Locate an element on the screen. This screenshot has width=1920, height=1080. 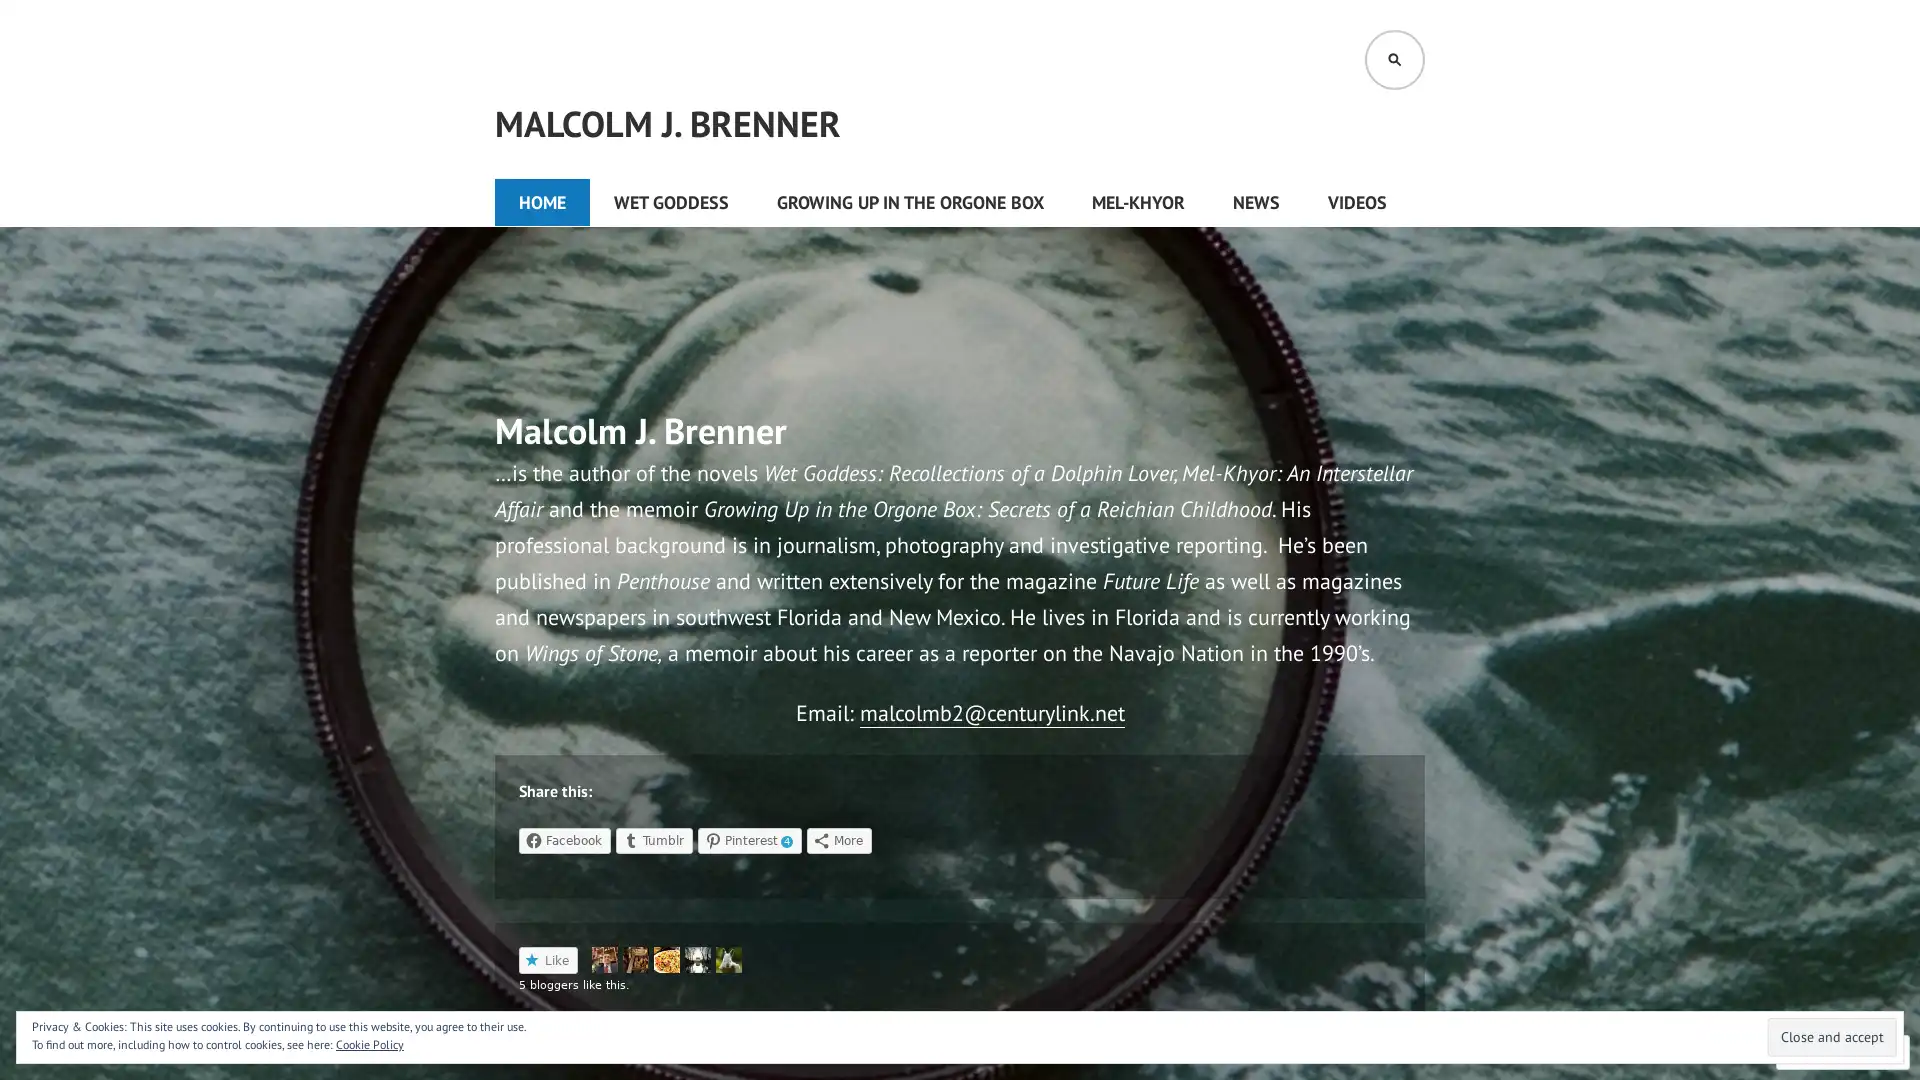
Close and accept is located at coordinates (1832, 1036).